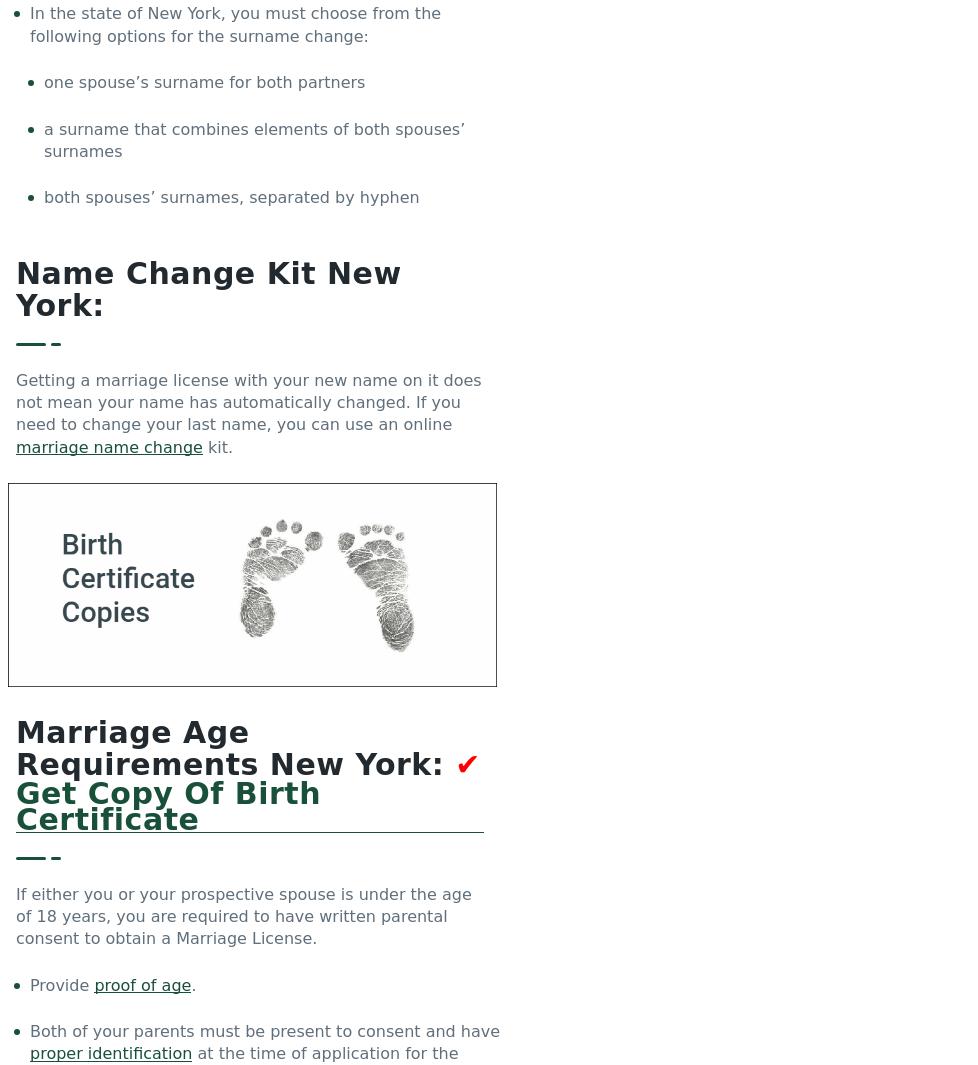 The width and height of the screenshot is (978, 1065). What do you see at coordinates (62, 984) in the screenshot?
I see `'Provide'` at bounding box center [62, 984].